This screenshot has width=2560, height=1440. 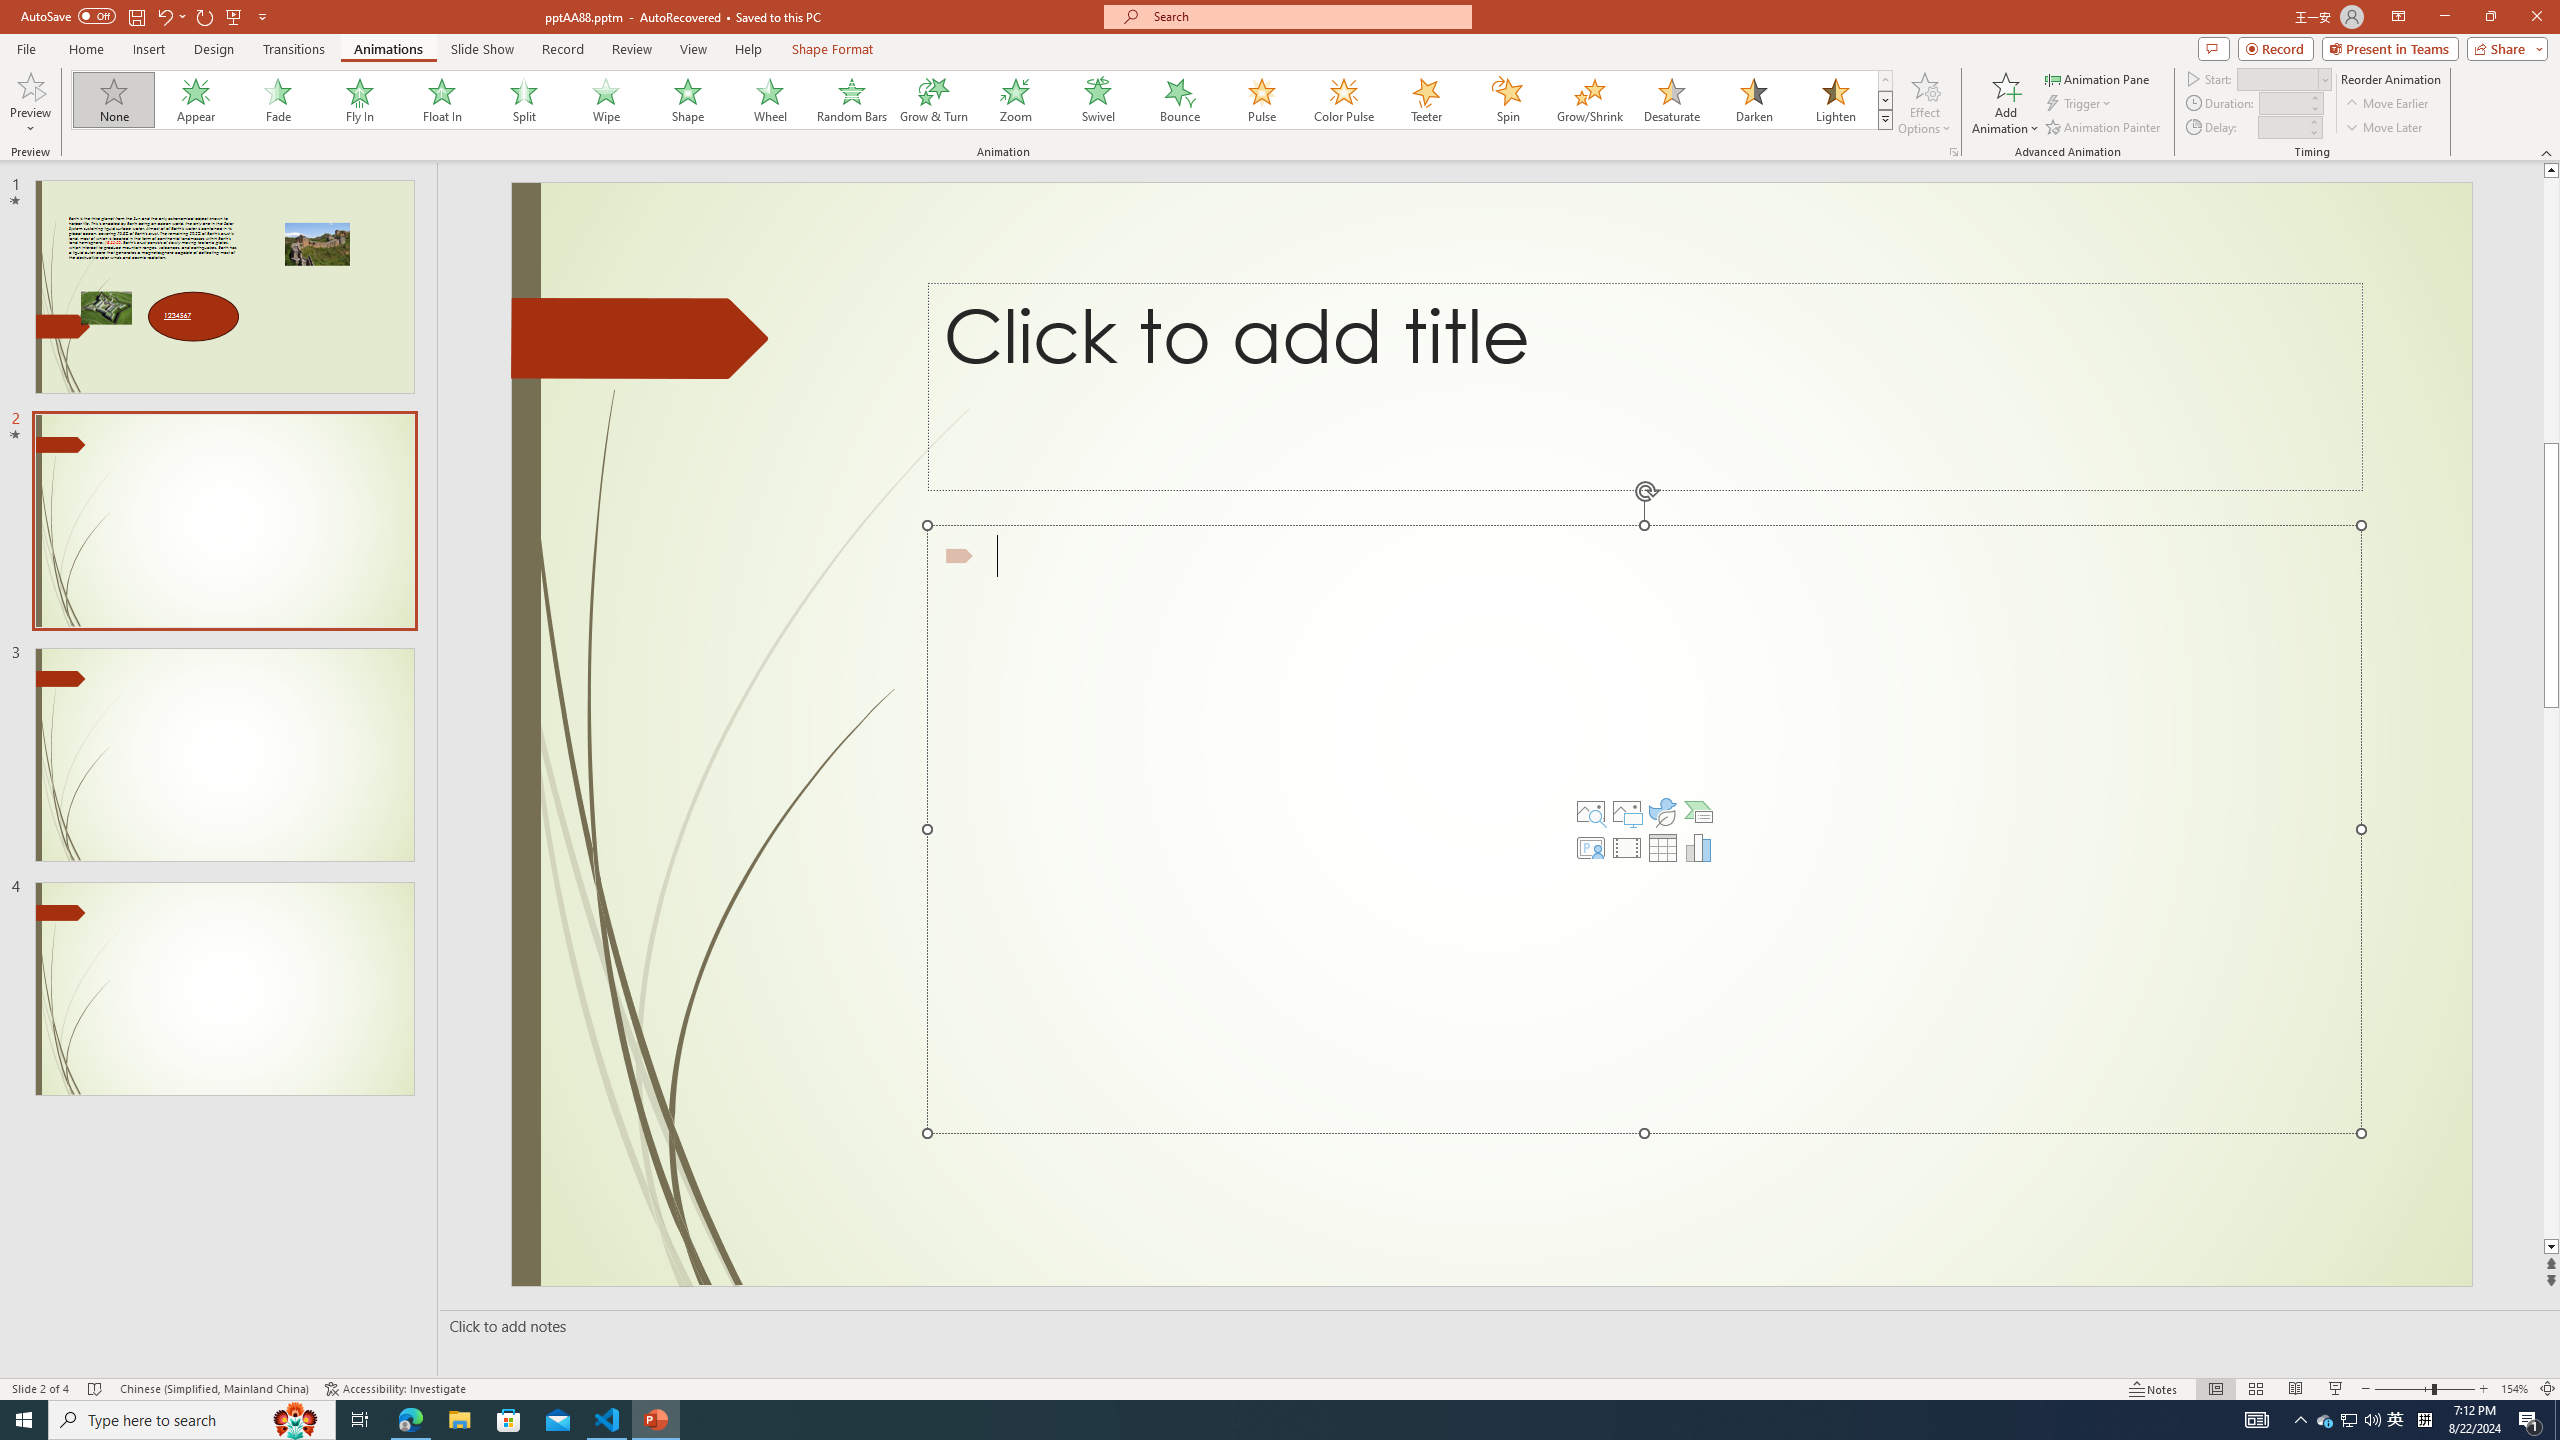 I want to click on 'Animation Painter', so click(x=2103, y=127).